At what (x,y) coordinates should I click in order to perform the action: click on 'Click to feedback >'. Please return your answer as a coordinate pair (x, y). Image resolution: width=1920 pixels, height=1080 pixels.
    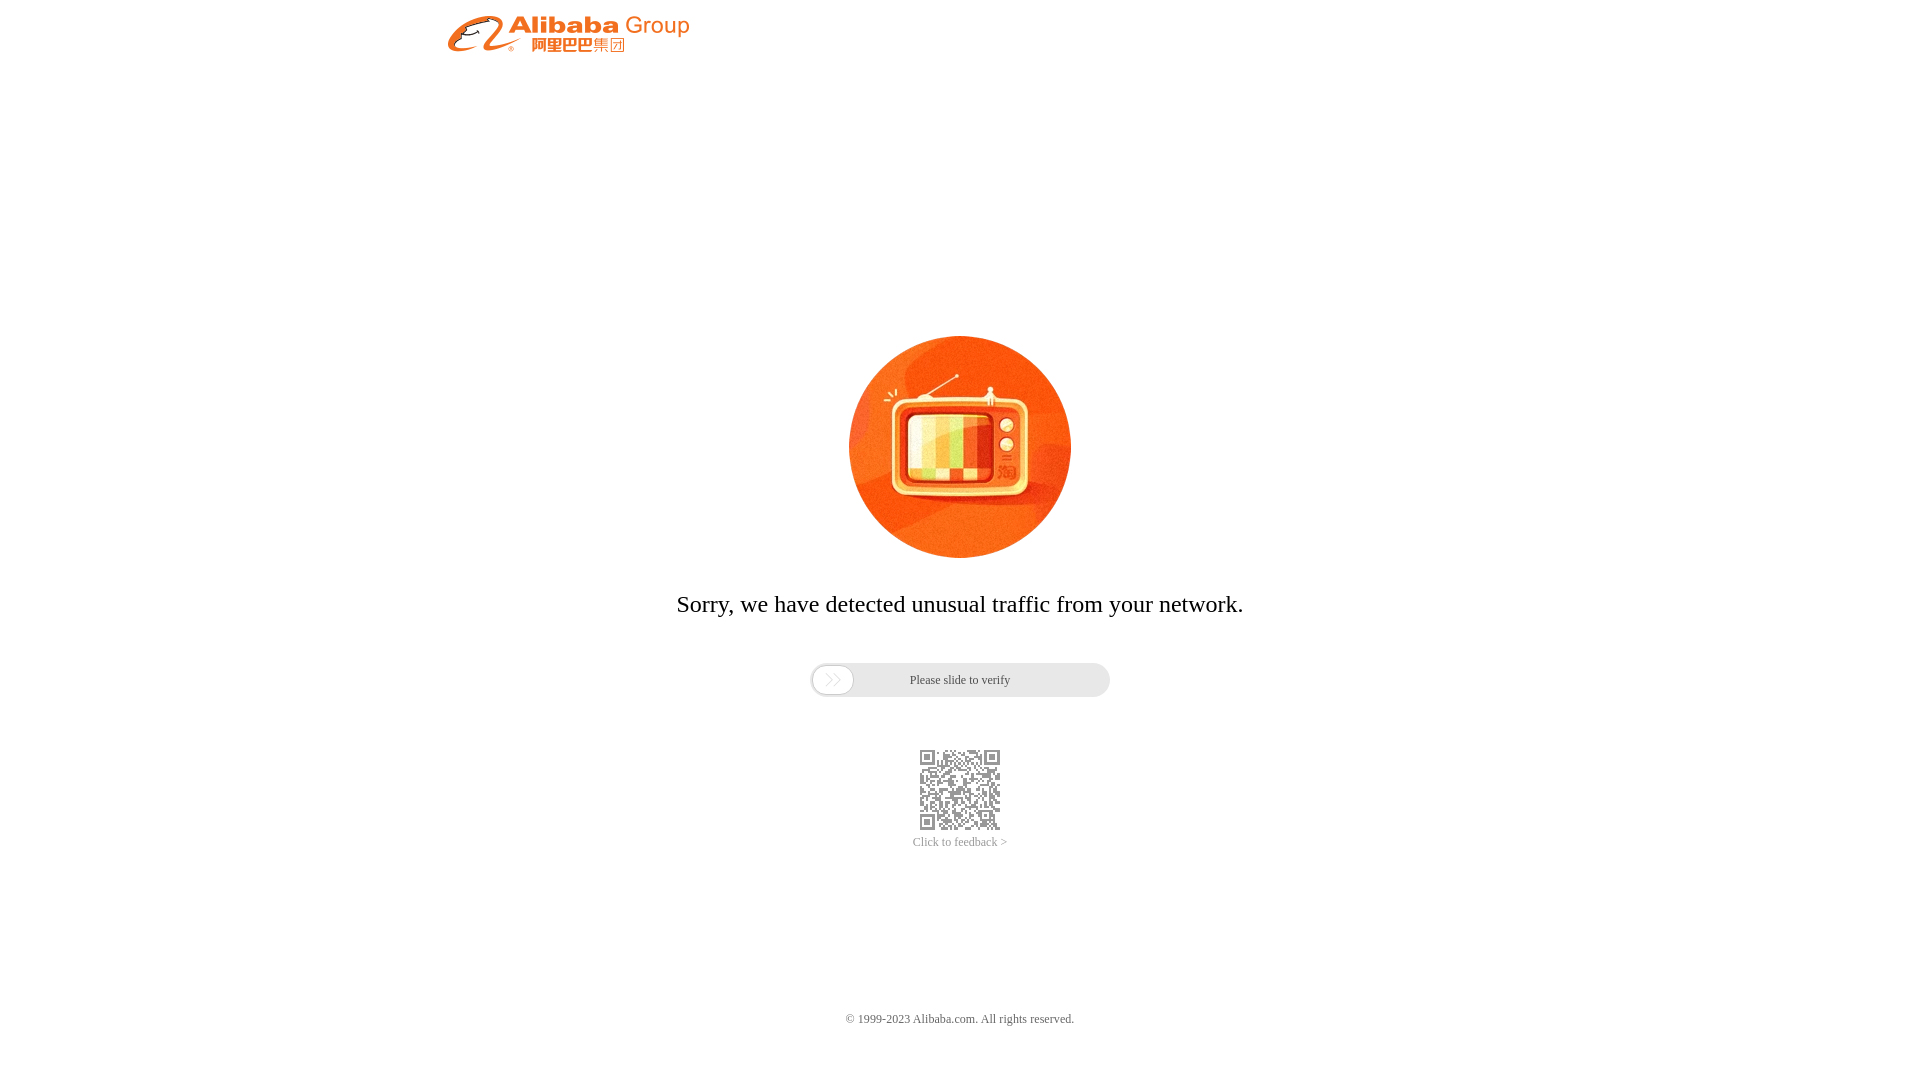
    Looking at the image, I should click on (960, 842).